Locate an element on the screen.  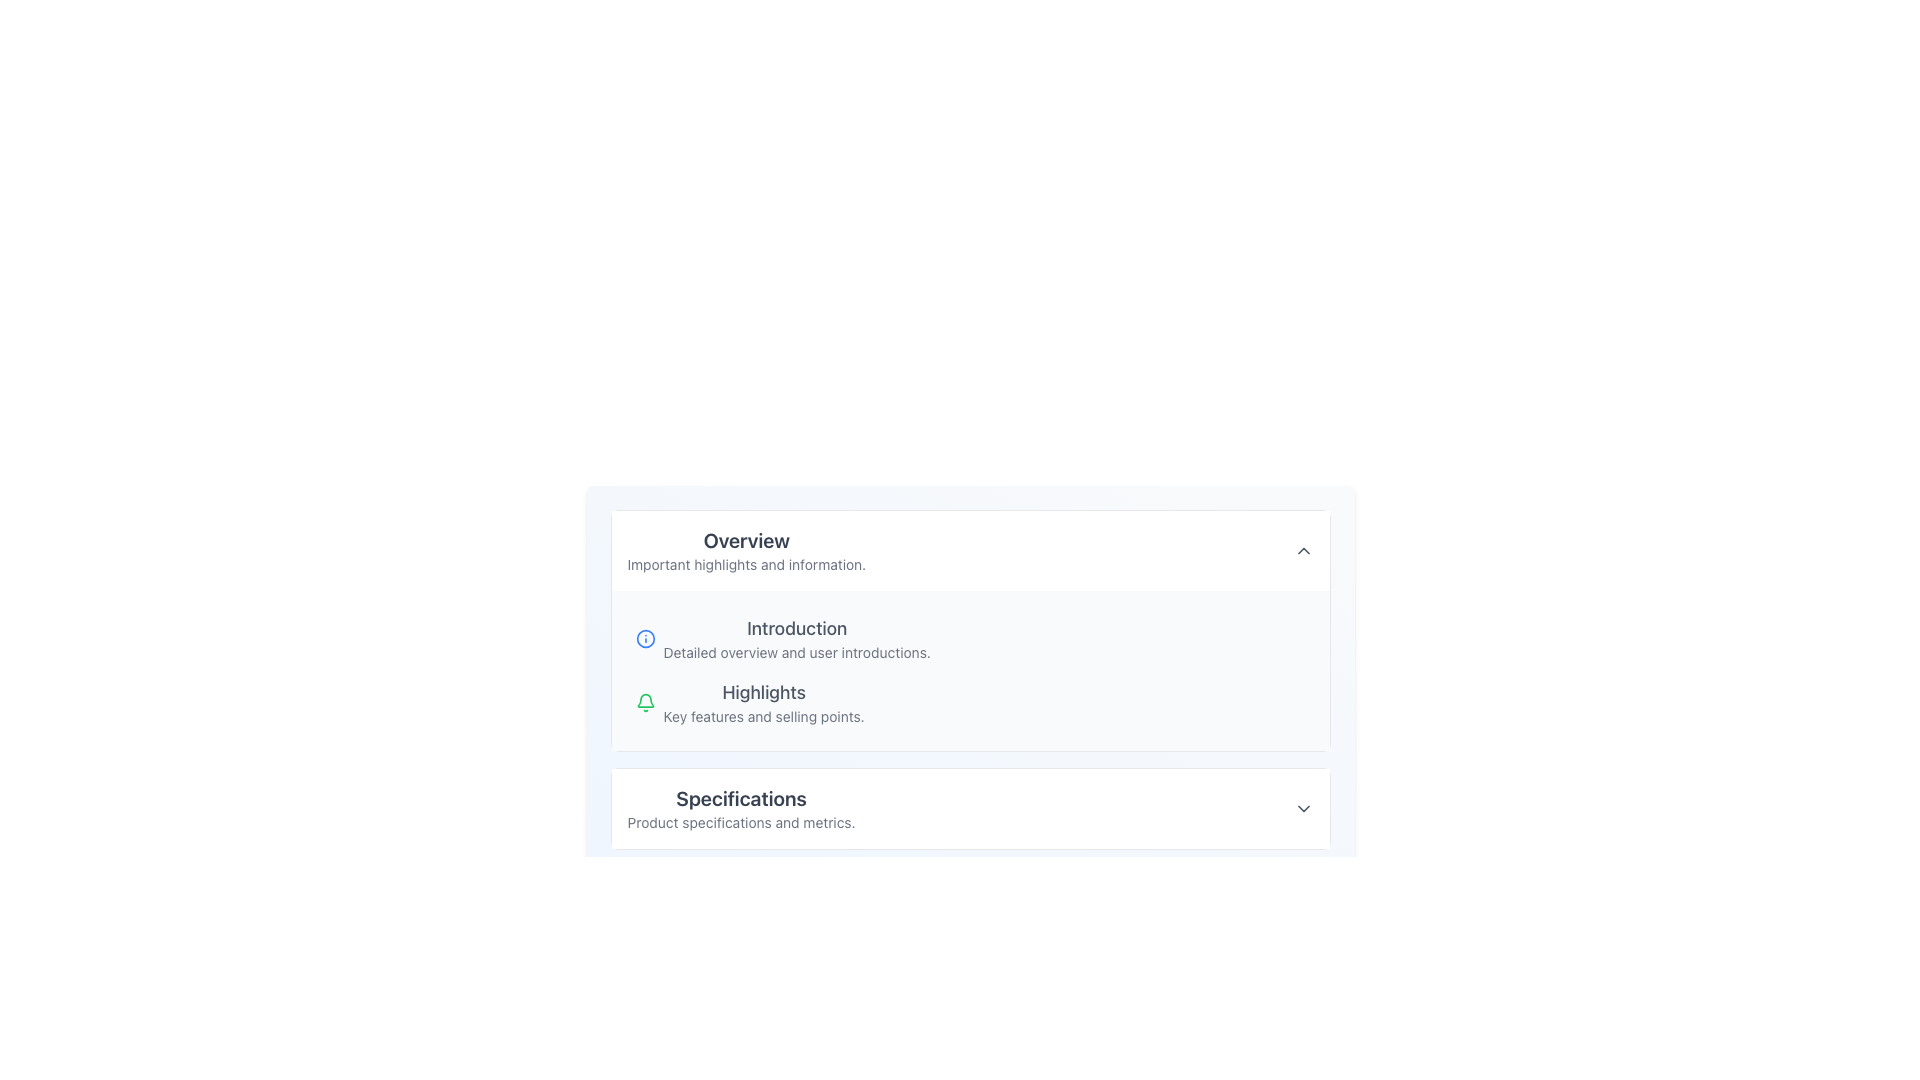
descriptive text module located at the top of the list layout, which provides an overview of the main content is located at coordinates (745, 551).